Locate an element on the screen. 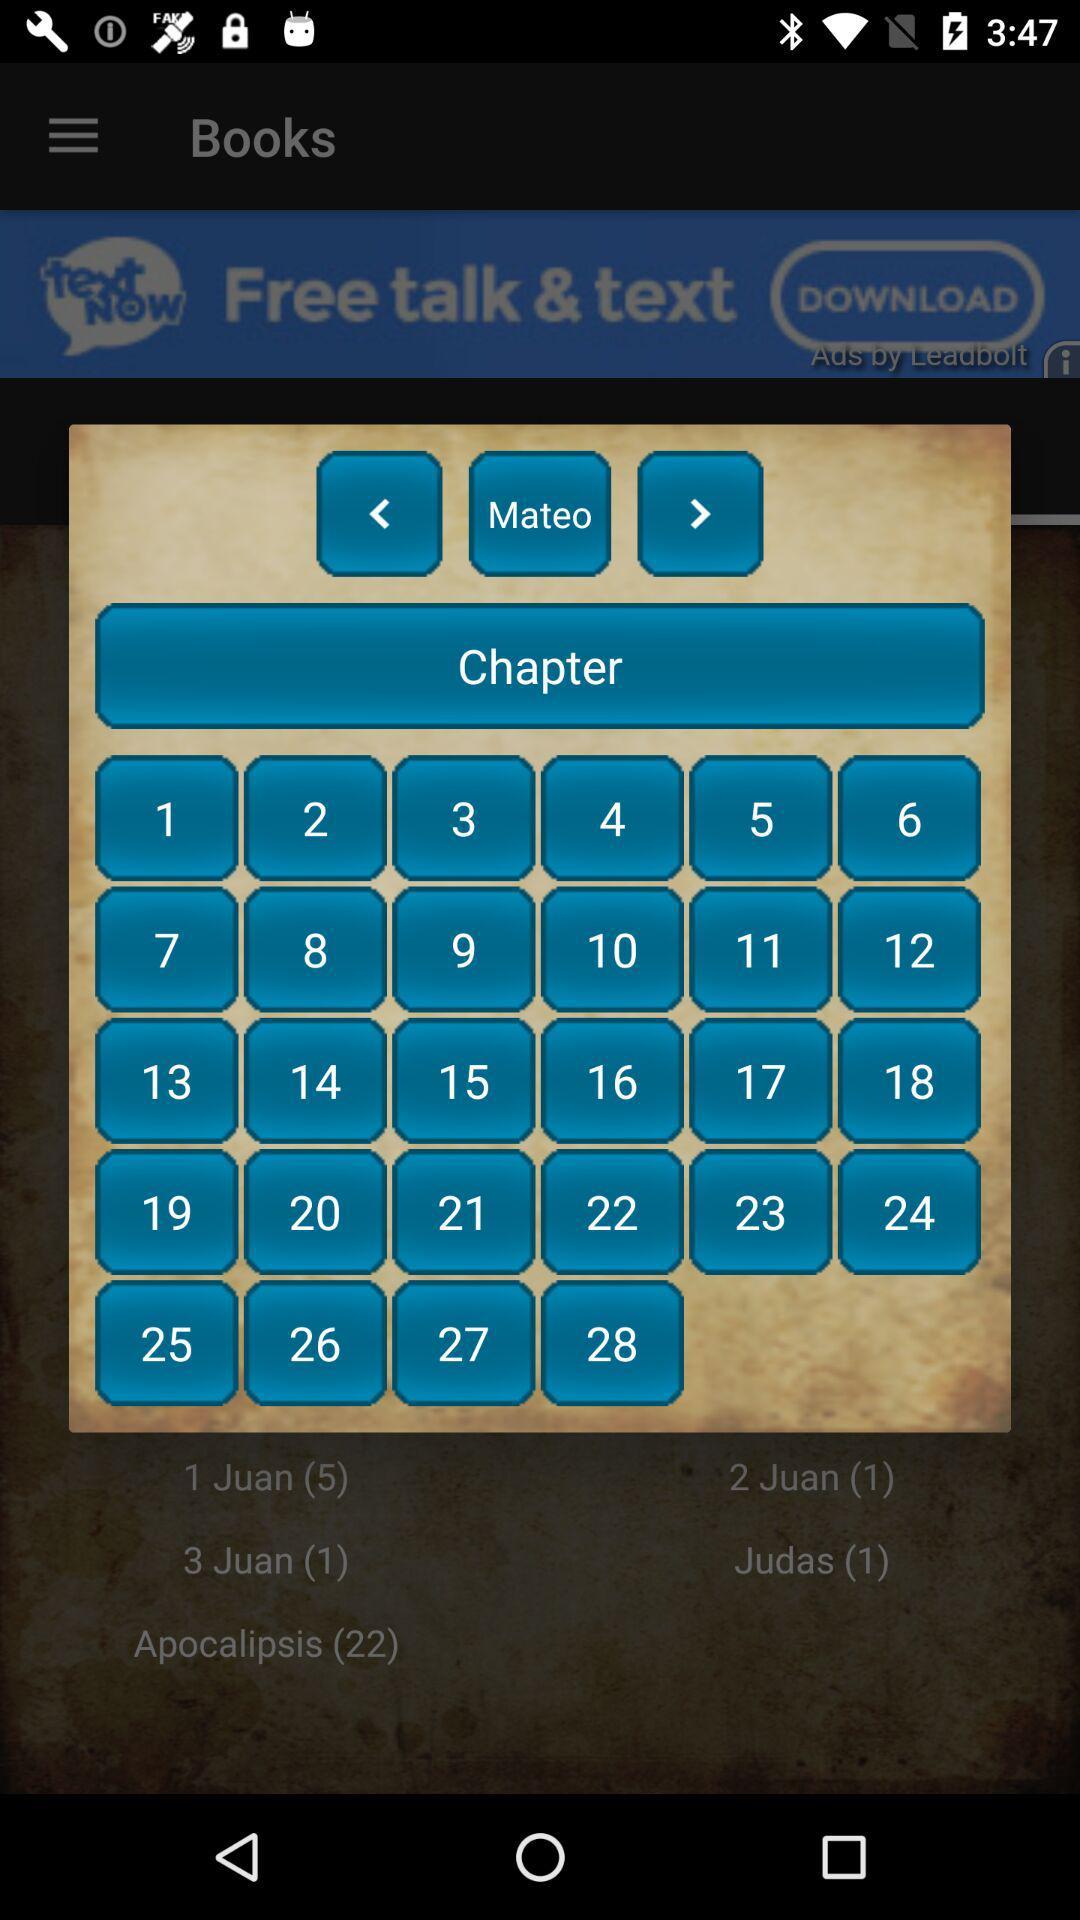  the item above chapter item is located at coordinates (699, 513).